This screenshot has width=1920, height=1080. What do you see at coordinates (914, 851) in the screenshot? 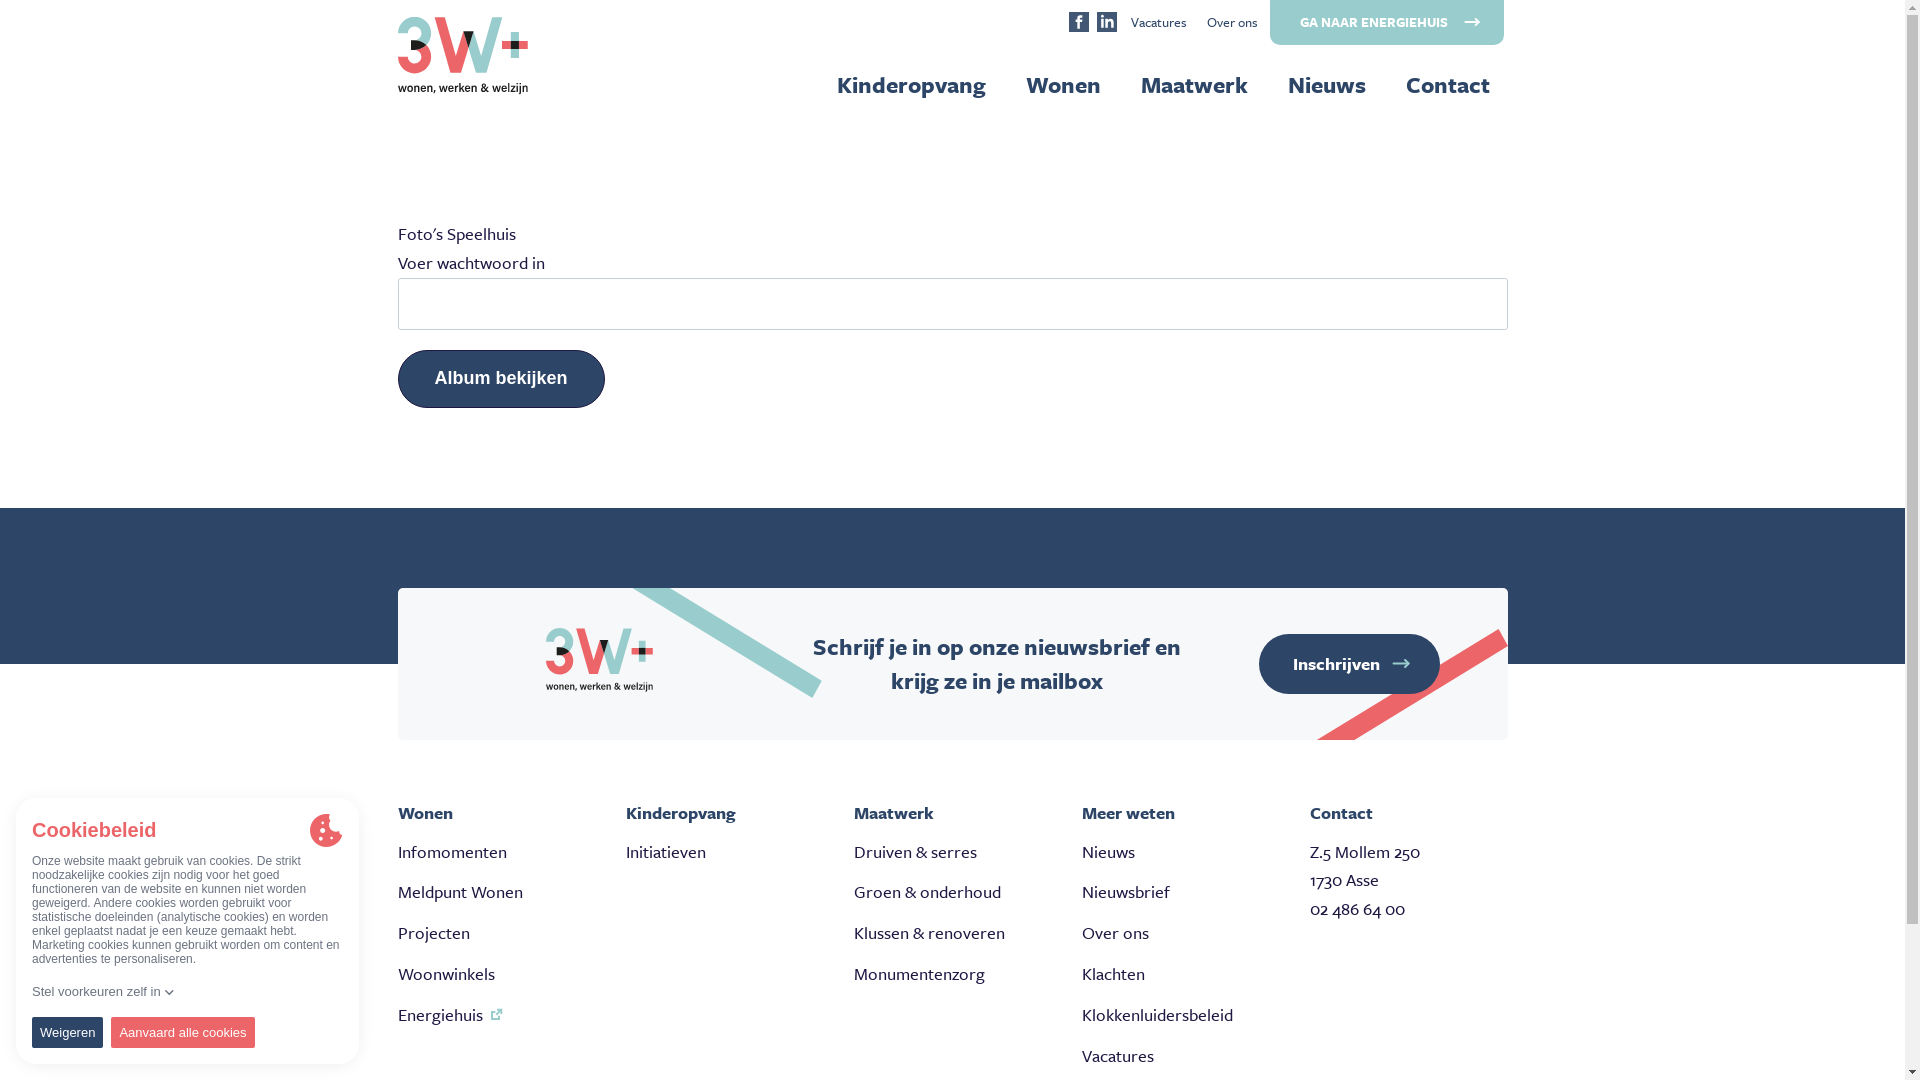
I see `'Druiven & serres'` at bounding box center [914, 851].